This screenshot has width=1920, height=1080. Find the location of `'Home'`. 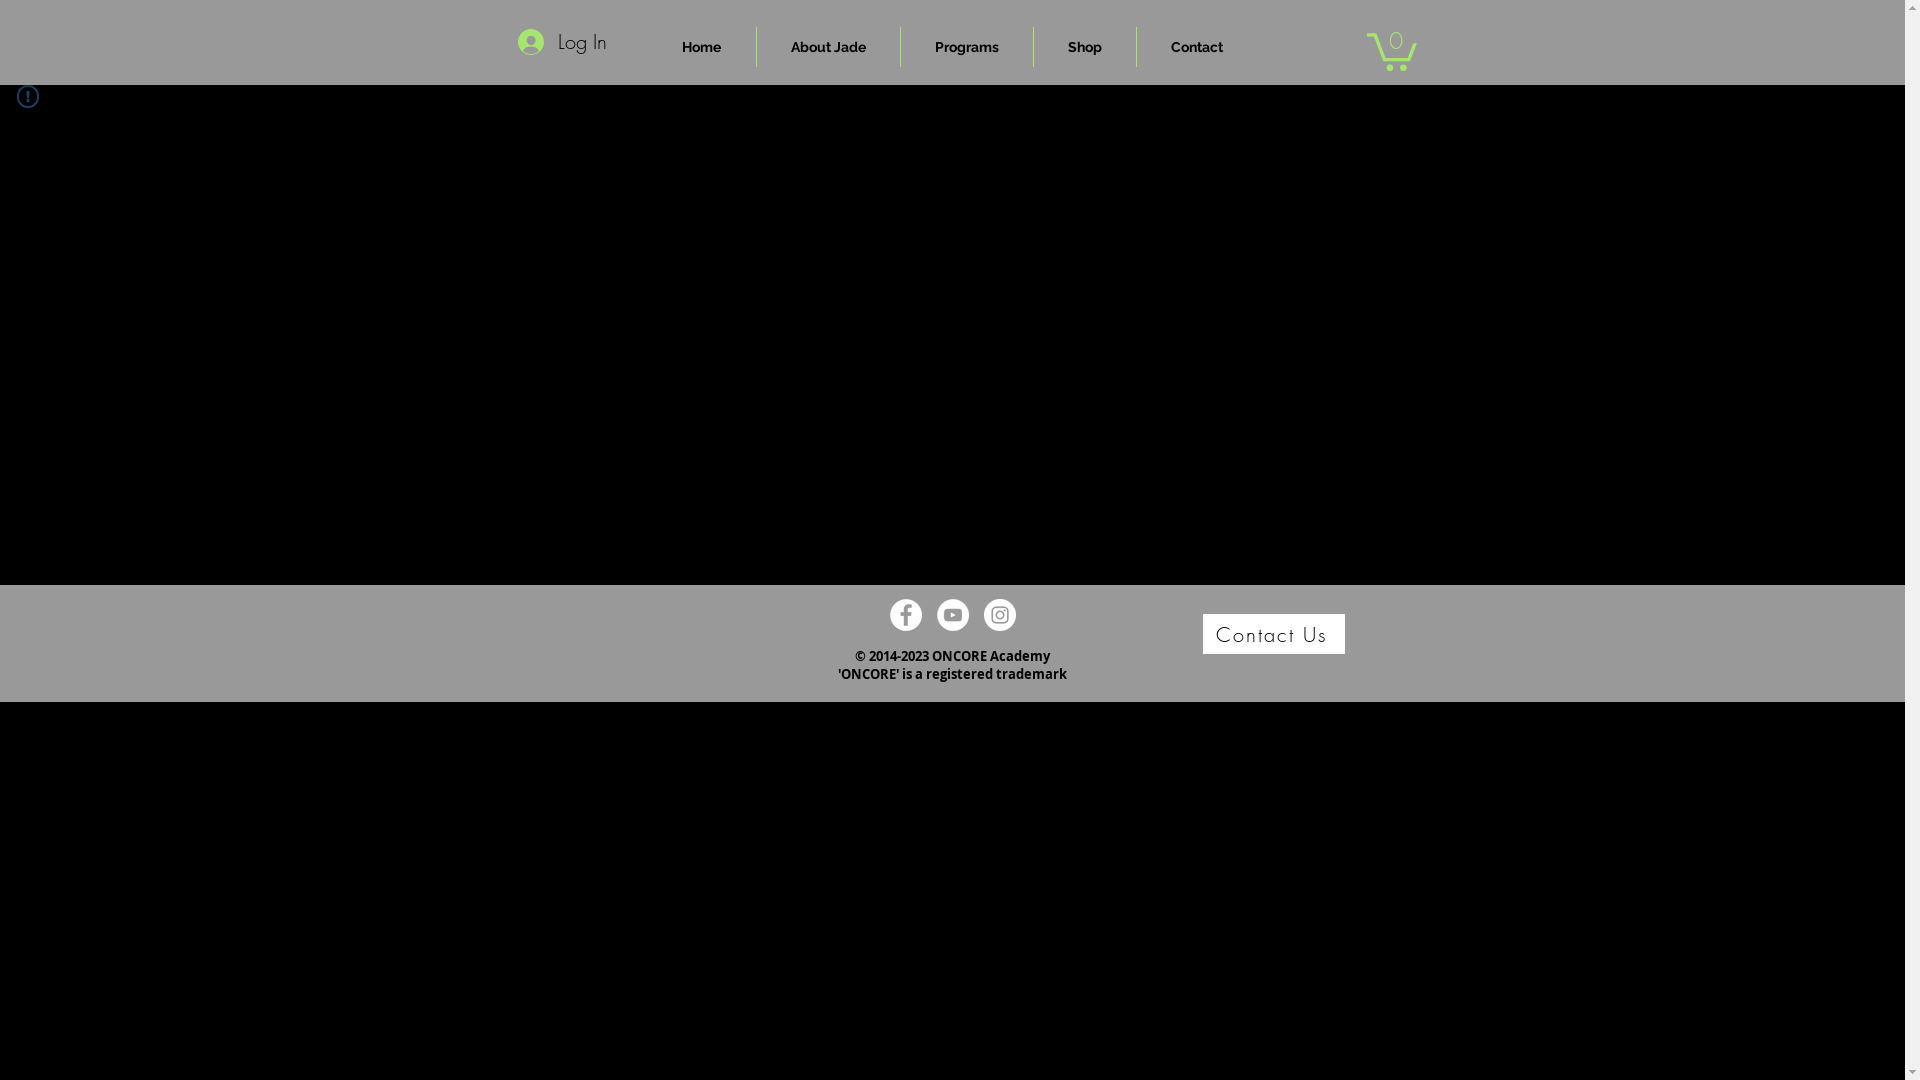

'Home' is located at coordinates (701, 45).